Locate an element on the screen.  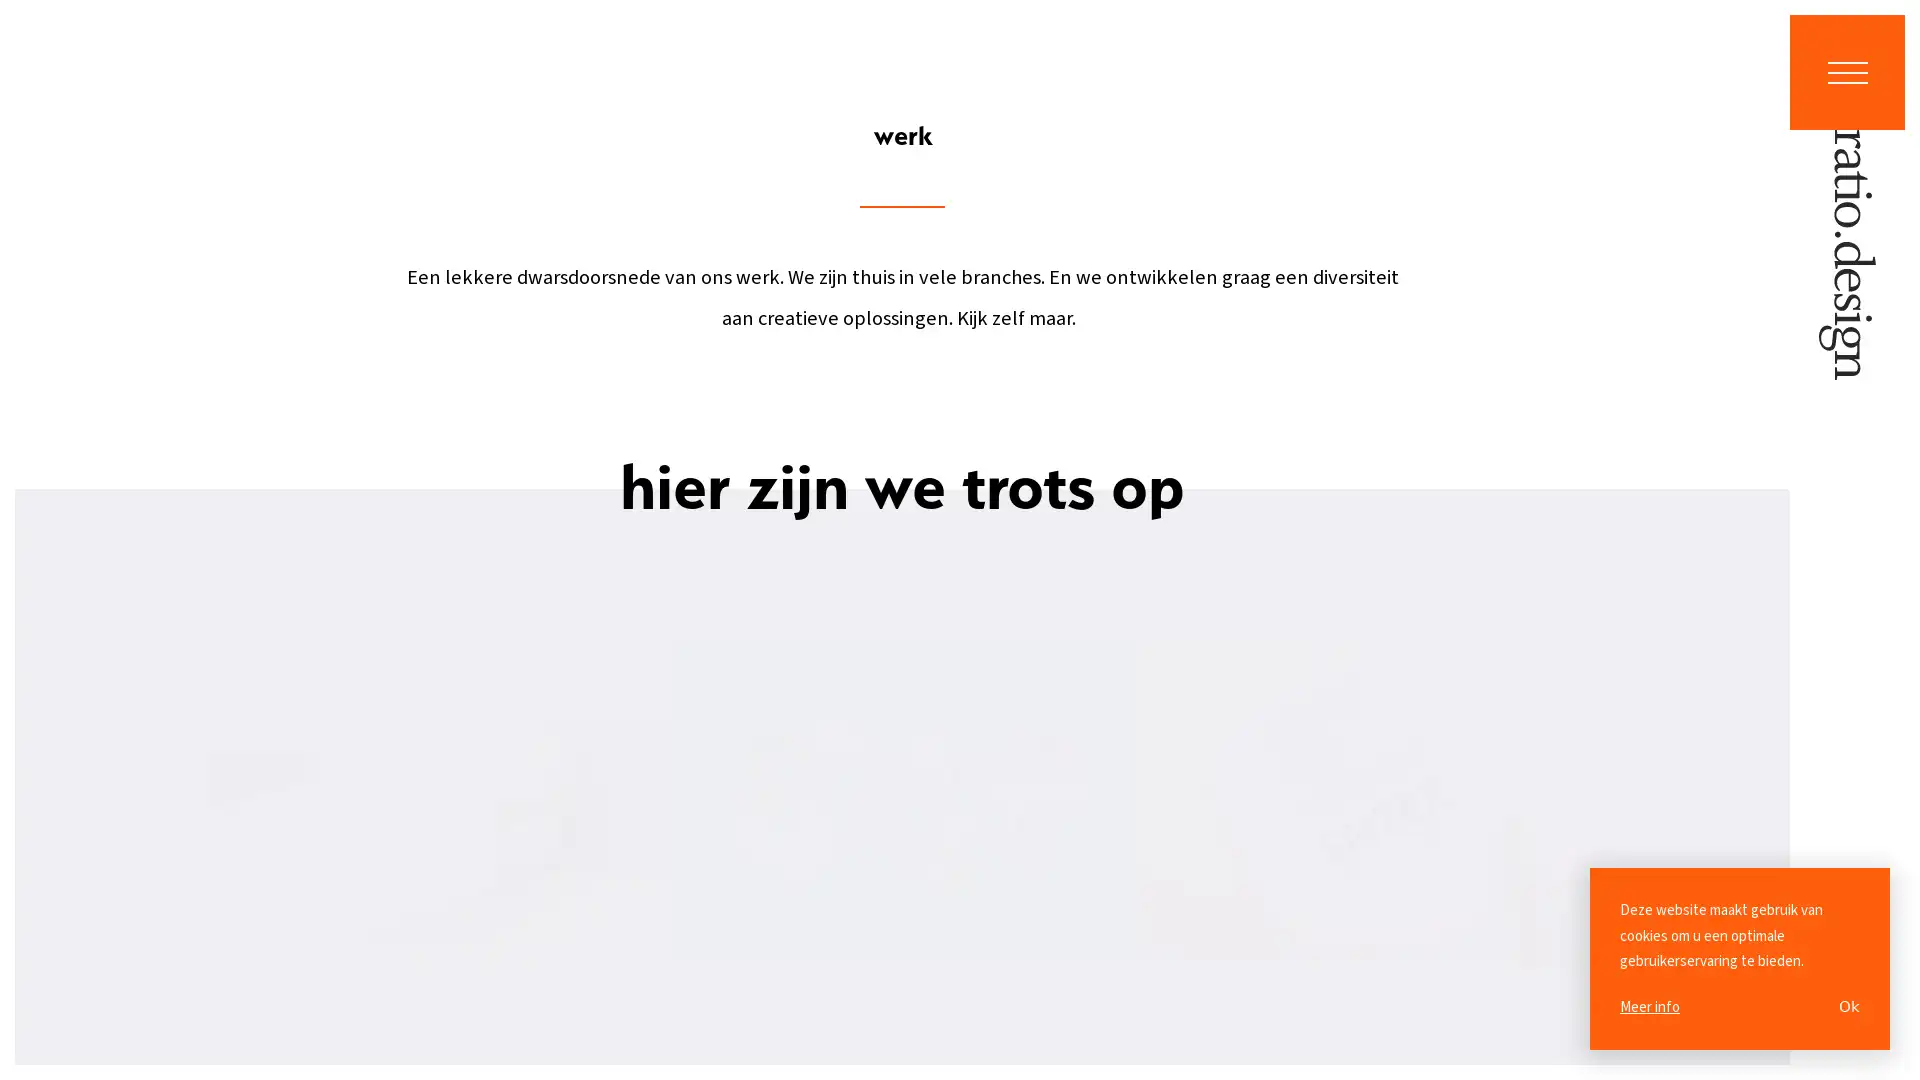
Open menu is located at coordinates (1846, 71).